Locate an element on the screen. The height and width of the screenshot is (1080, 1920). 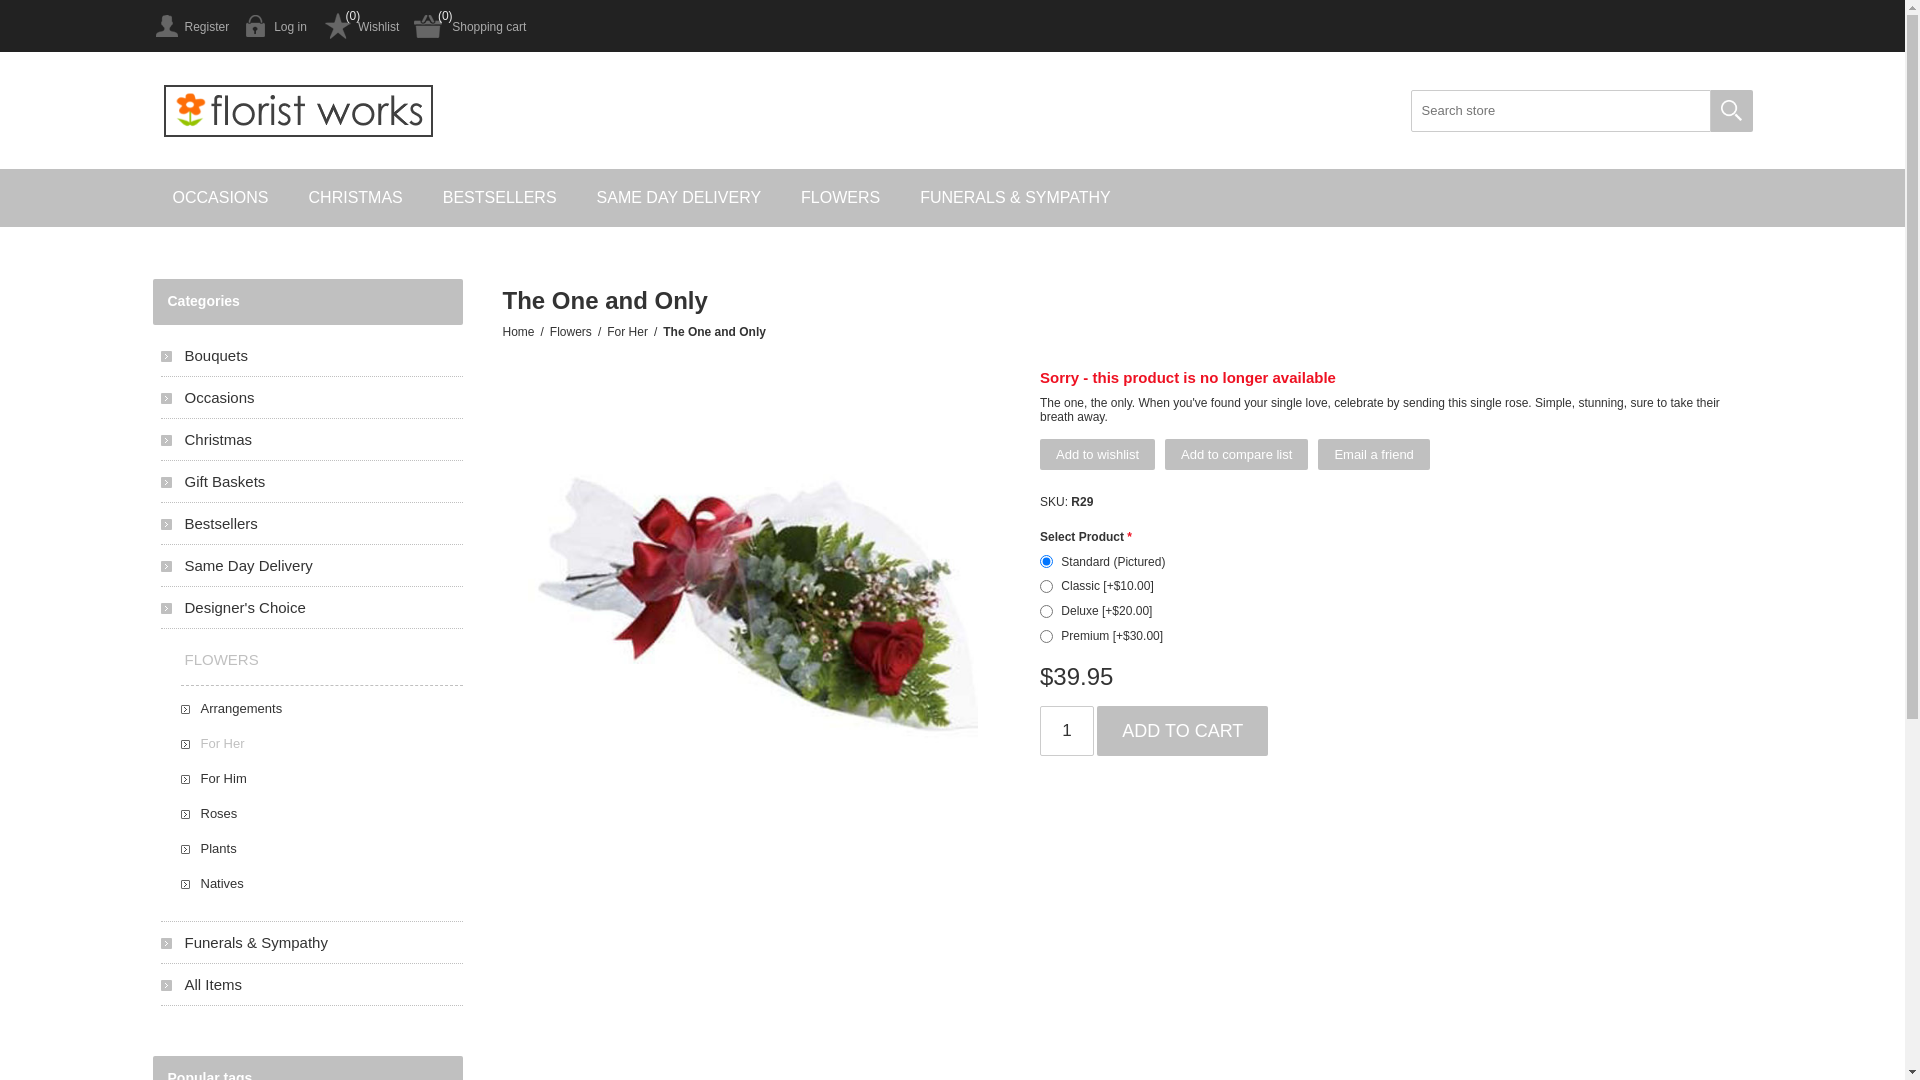
'Bouquets' is located at coordinates (310, 354).